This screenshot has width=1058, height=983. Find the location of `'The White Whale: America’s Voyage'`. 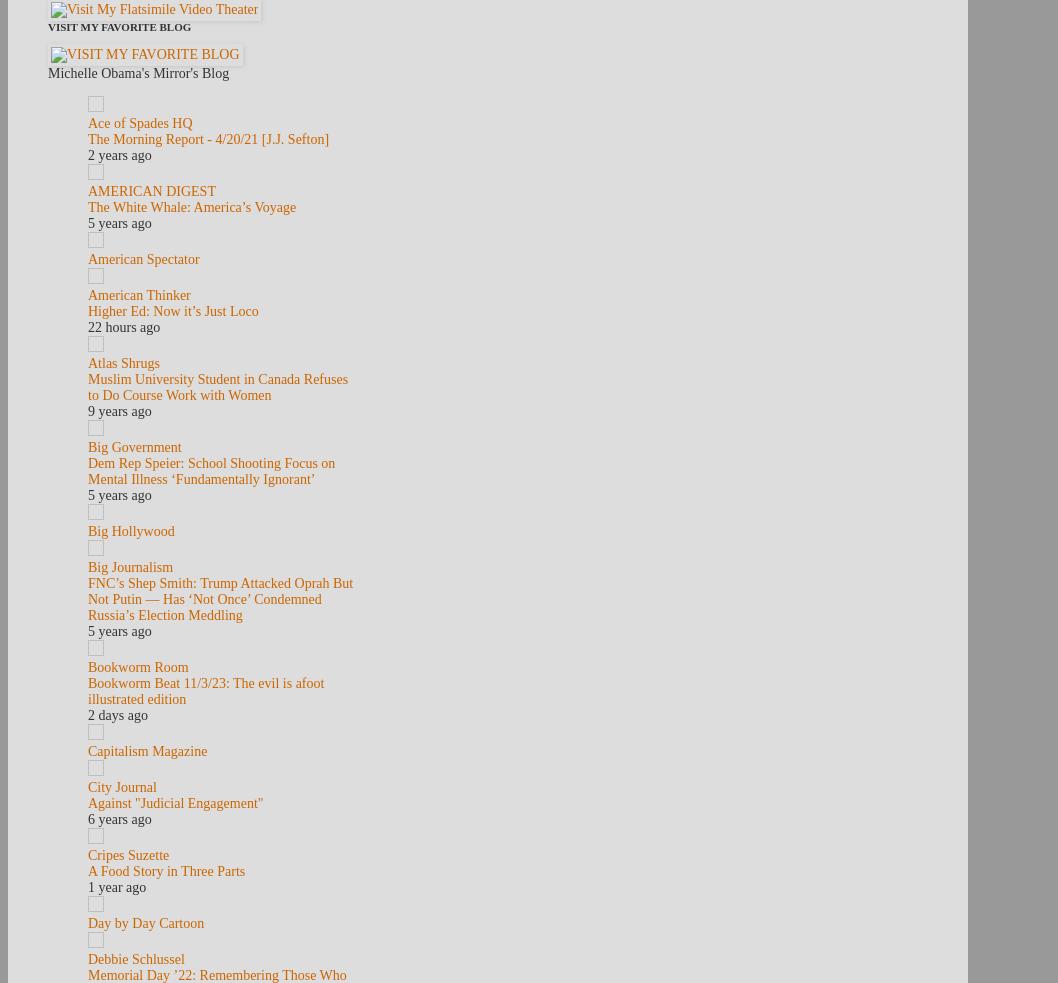

'The White Whale: America’s Voyage' is located at coordinates (192, 207).